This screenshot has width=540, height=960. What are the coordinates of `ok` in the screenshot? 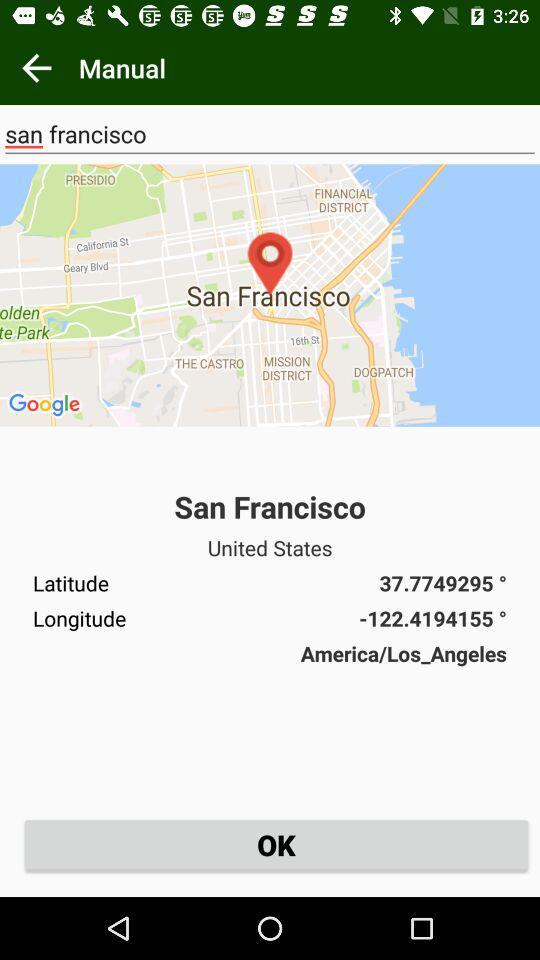 It's located at (275, 843).